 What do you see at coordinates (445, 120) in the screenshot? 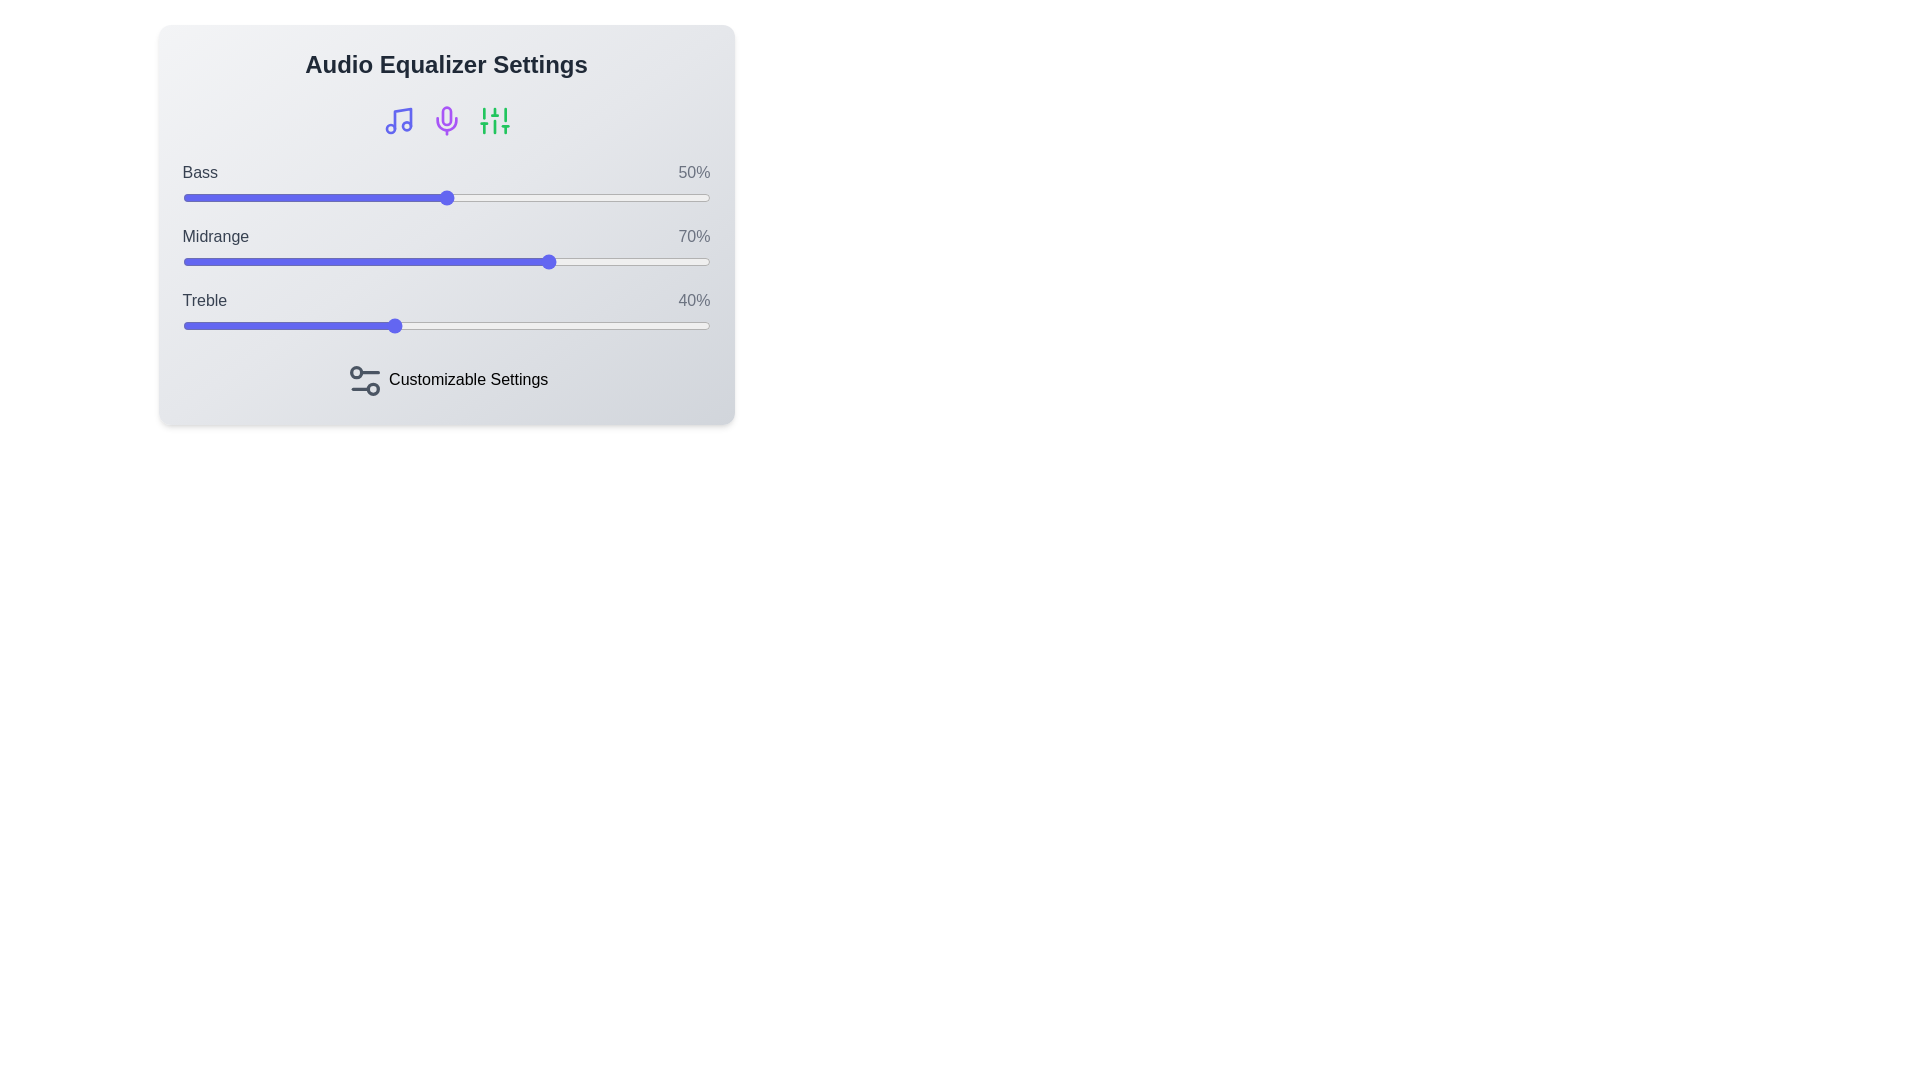
I see `the Microphone icon to perform its associated action` at bounding box center [445, 120].